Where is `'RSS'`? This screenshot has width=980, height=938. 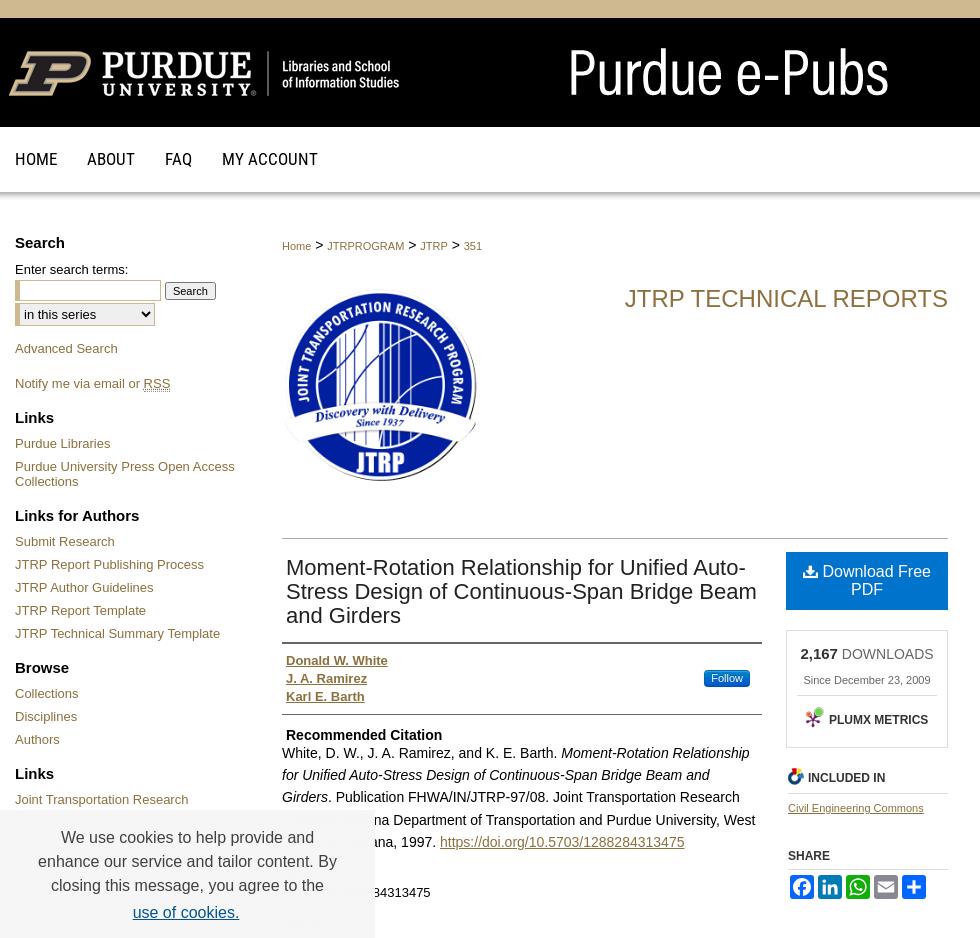 'RSS' is located at coordinates (156, 382).